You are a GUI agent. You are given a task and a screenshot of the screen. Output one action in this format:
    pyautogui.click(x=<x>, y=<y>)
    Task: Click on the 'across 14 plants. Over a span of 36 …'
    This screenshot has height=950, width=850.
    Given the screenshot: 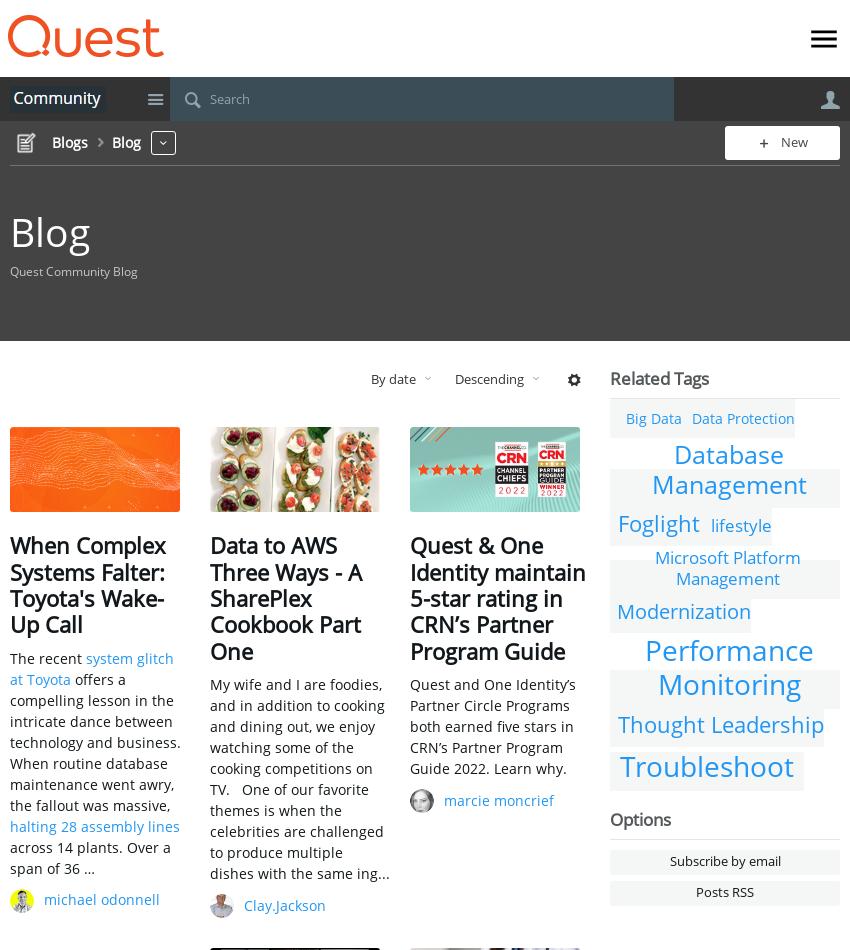 What is the action you would take?
    pyautogui.click(x=89, y=855)
    